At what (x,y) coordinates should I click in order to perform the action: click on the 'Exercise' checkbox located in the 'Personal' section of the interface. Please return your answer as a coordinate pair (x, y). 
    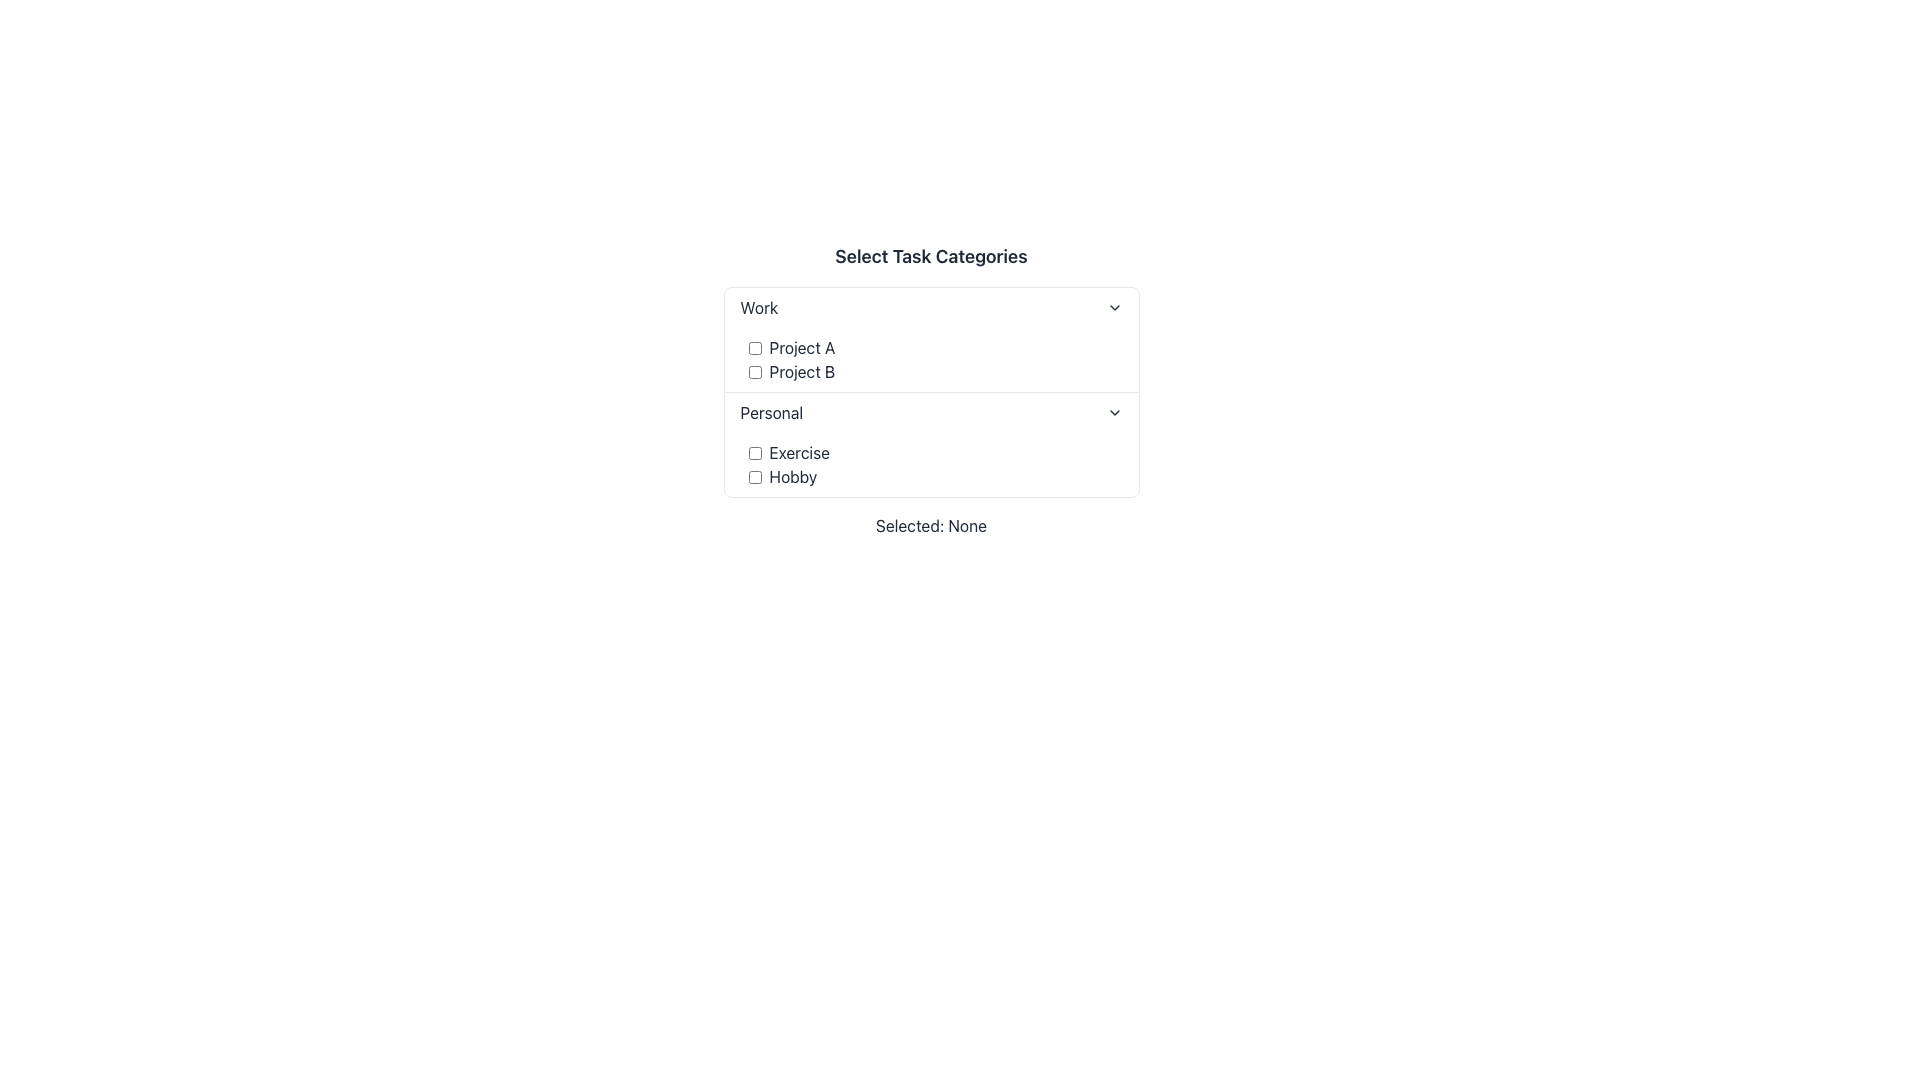
    Looking at the image, I should click on (934, 452).